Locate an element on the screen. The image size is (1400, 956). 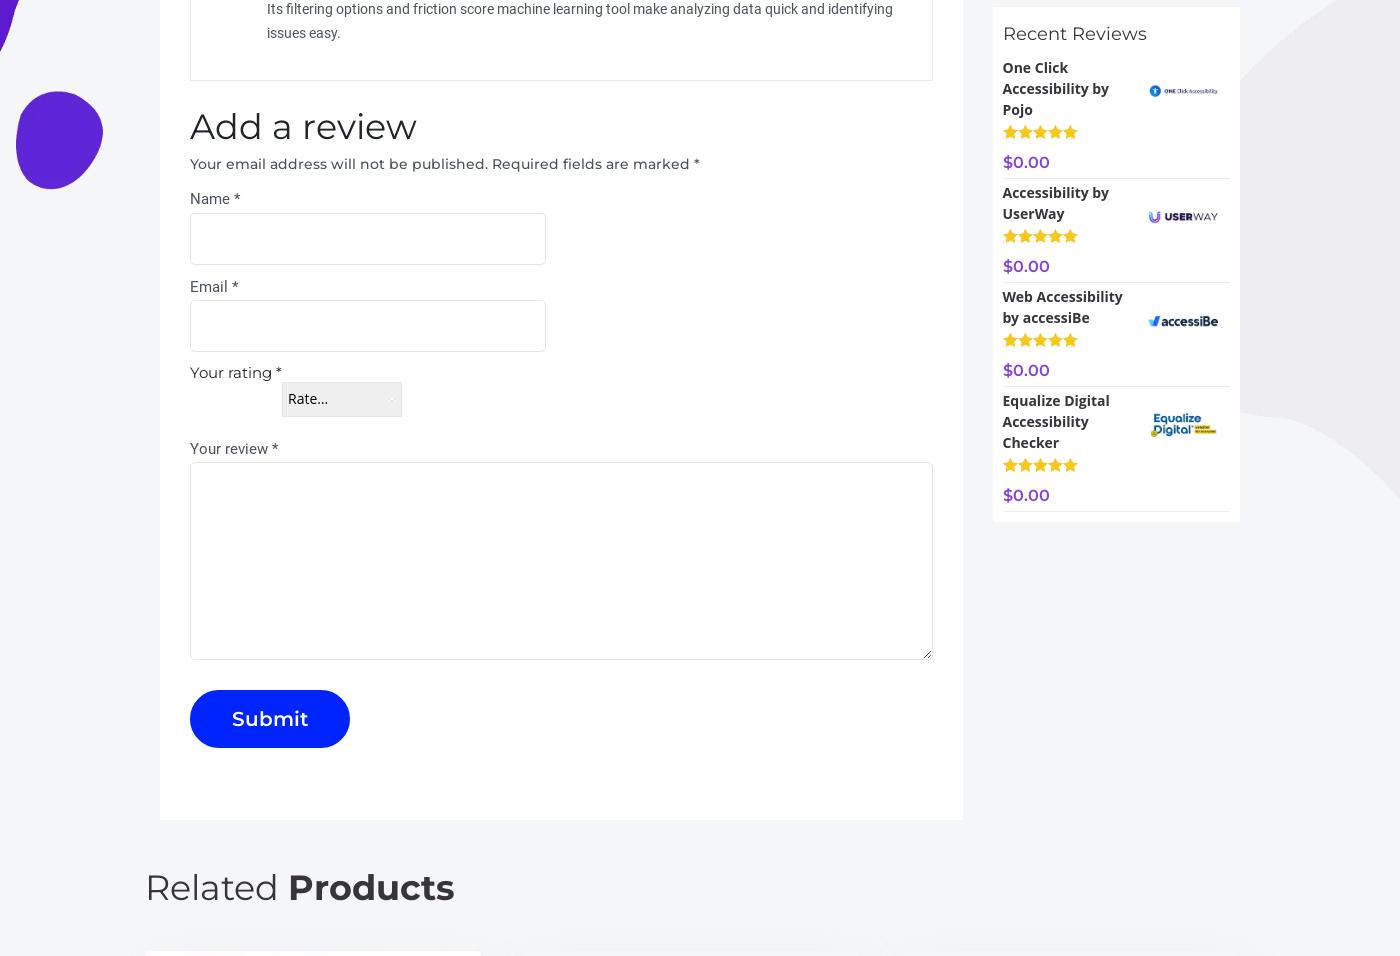
'Required fields are marked' is located at coordinates (593, 163).